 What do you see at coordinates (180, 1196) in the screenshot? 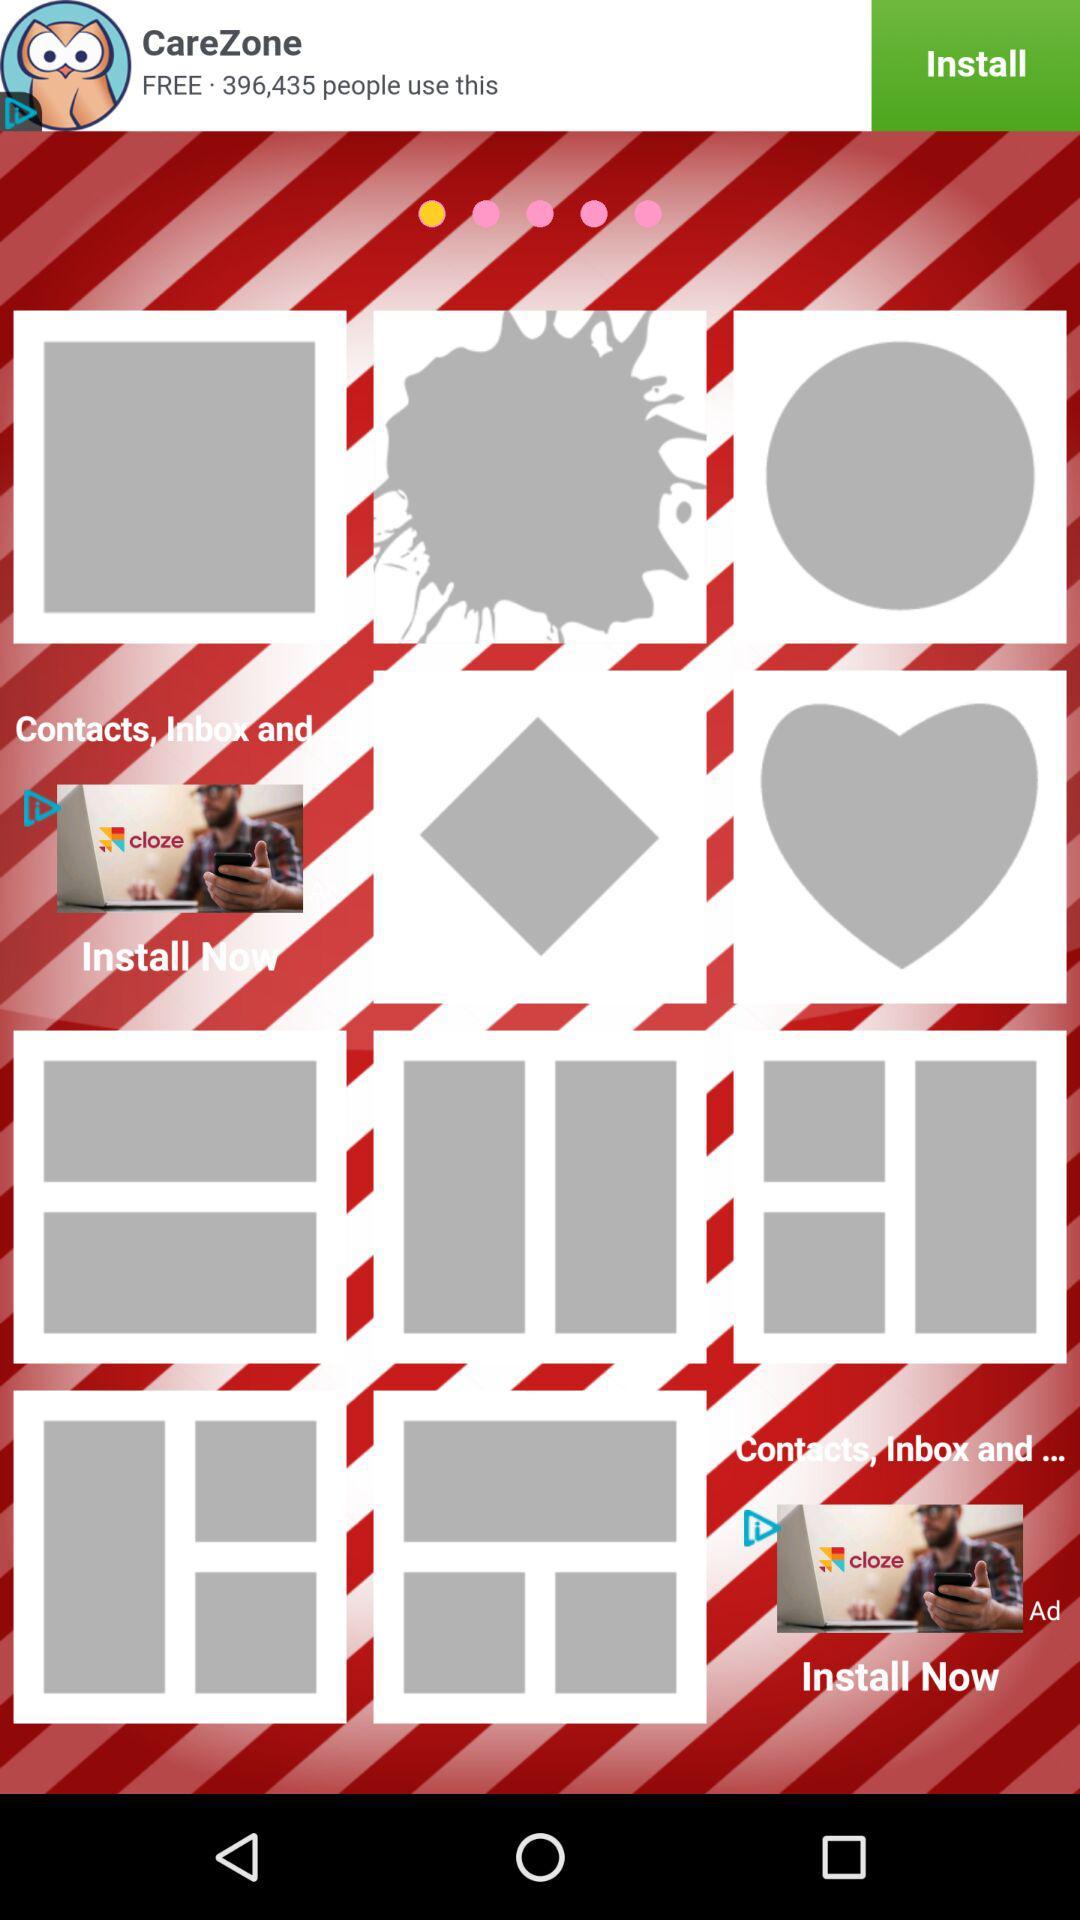
I see `select shape` at bounding box center [180, 1196].